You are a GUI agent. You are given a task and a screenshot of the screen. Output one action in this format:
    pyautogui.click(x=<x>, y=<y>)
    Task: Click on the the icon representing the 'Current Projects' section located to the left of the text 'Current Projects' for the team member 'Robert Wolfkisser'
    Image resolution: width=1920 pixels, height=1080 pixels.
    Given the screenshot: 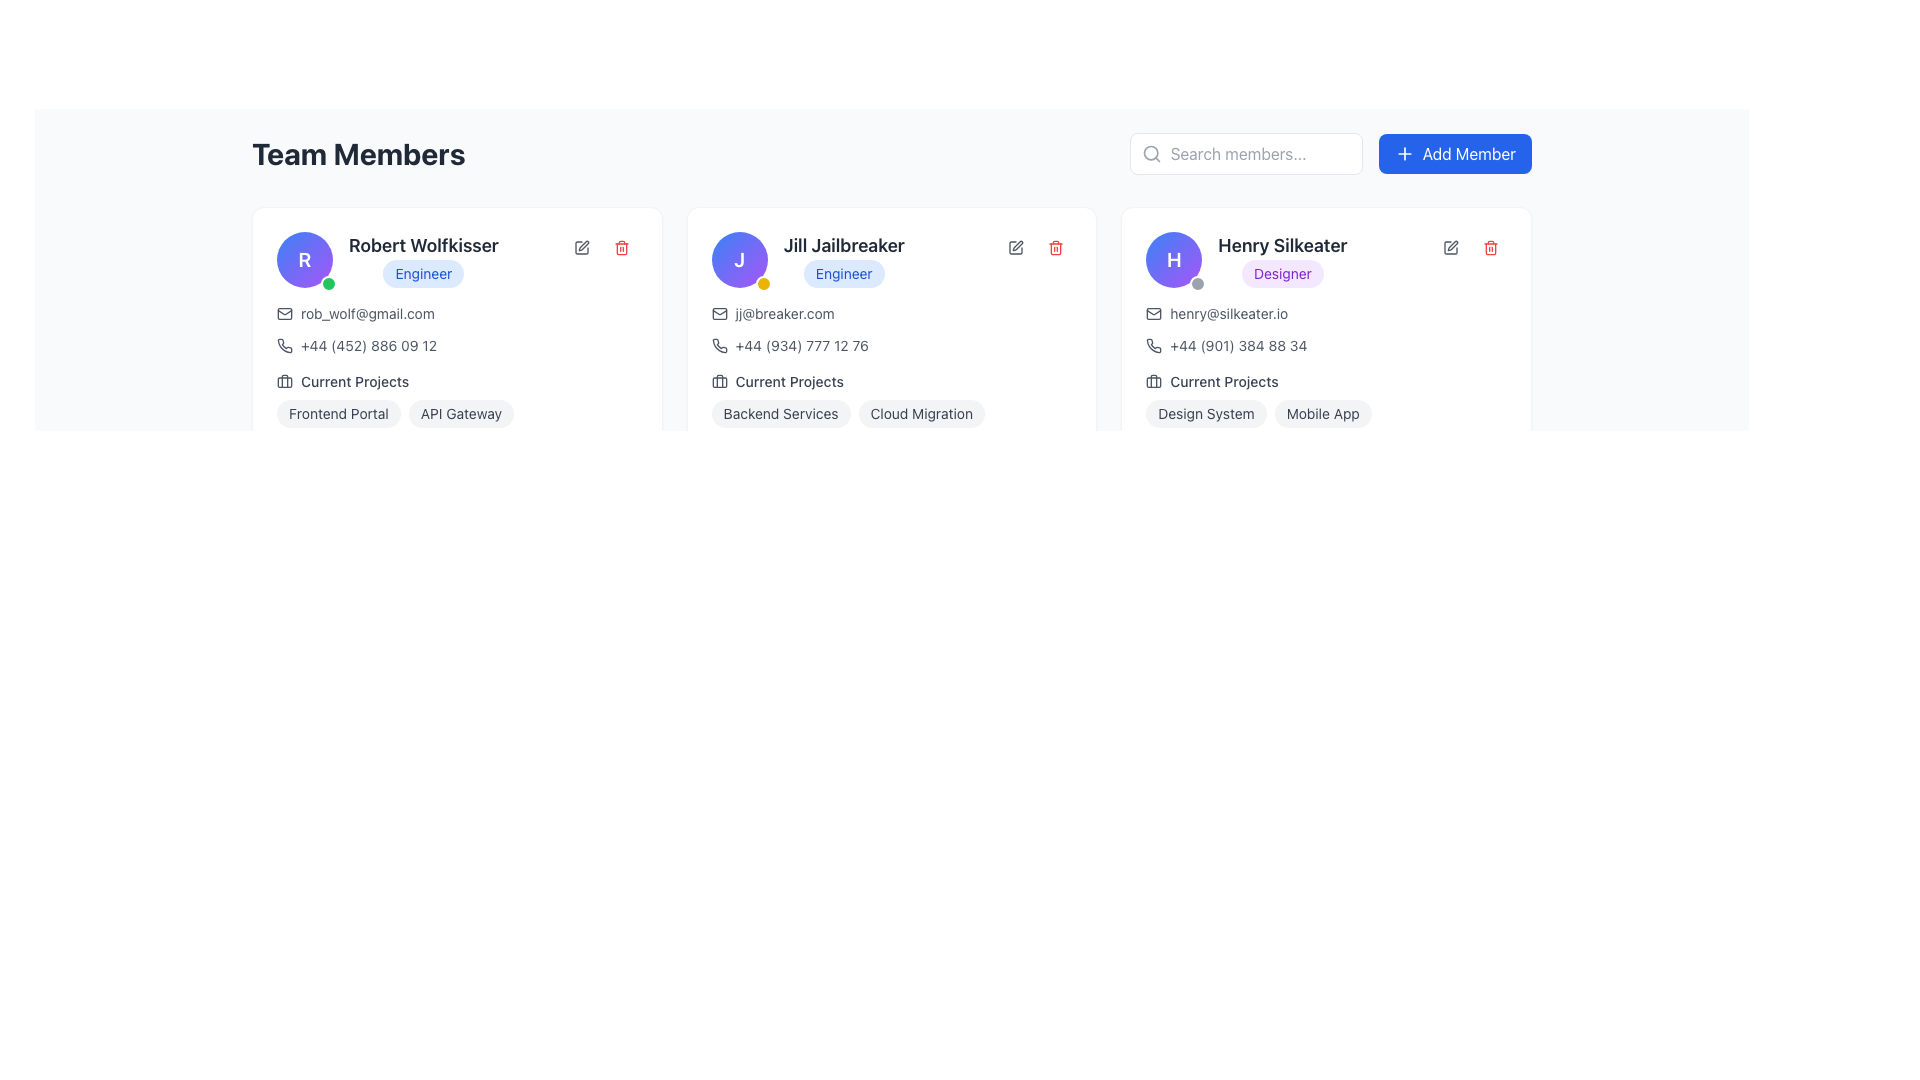 What is the action you would take?
    pyautogui.click(x=283, y=381)
    